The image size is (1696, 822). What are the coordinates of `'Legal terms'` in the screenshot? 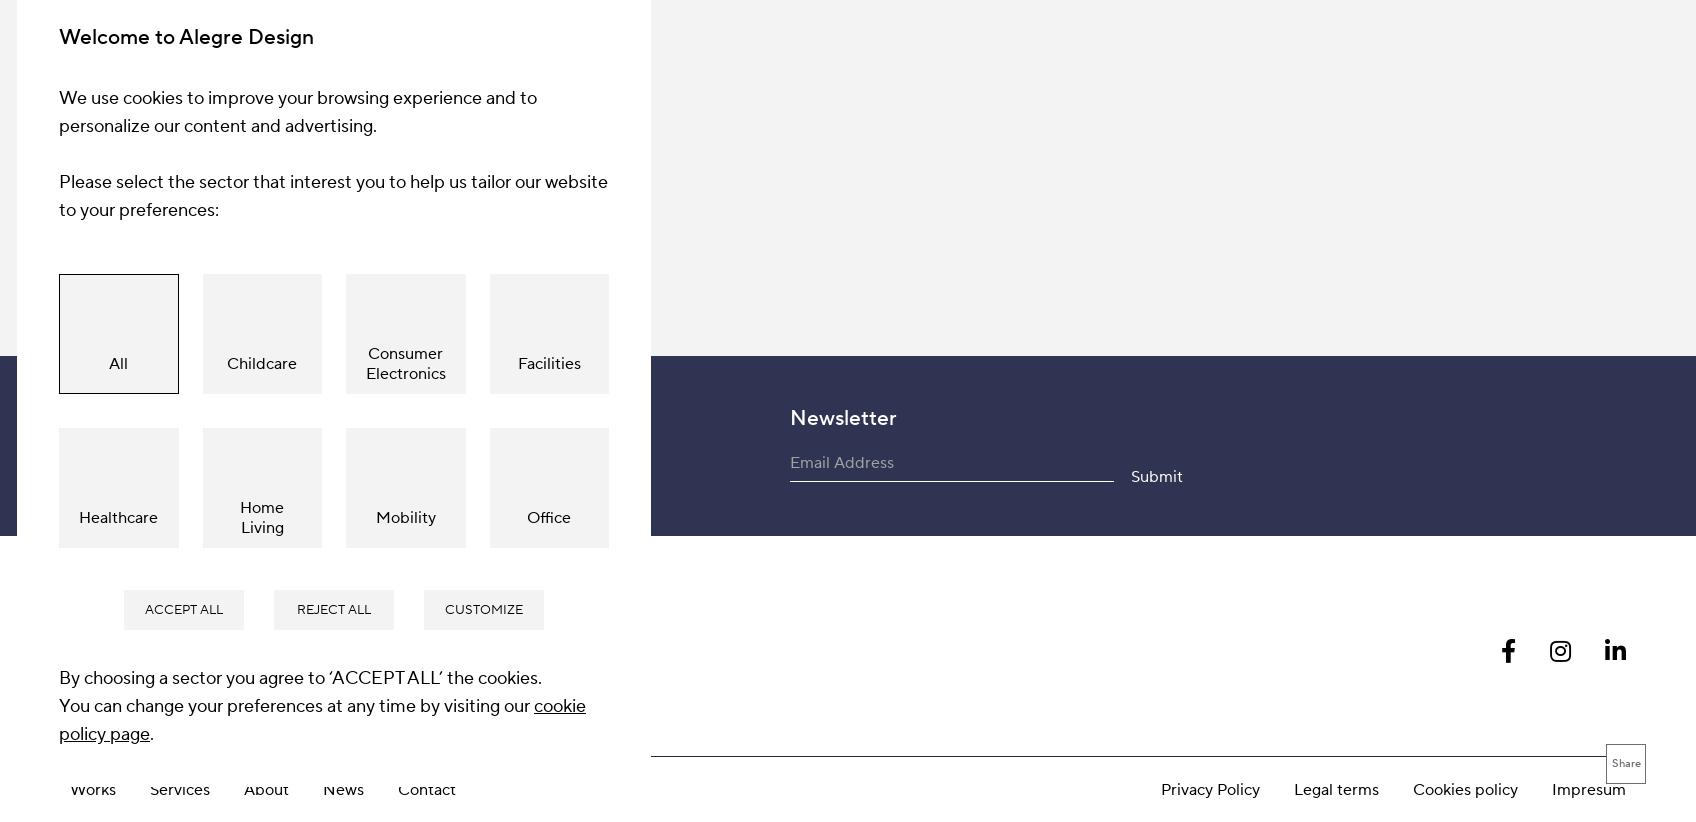 It's located at (1336, 340).